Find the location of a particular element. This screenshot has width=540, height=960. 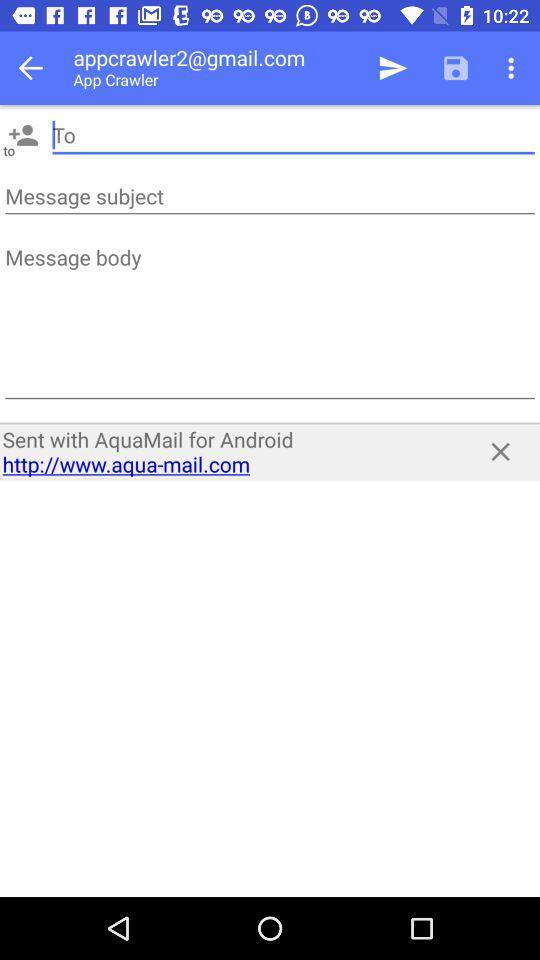

the item to the right of appcrawler2@gmail.com icon is located at coordinates (393, 68).